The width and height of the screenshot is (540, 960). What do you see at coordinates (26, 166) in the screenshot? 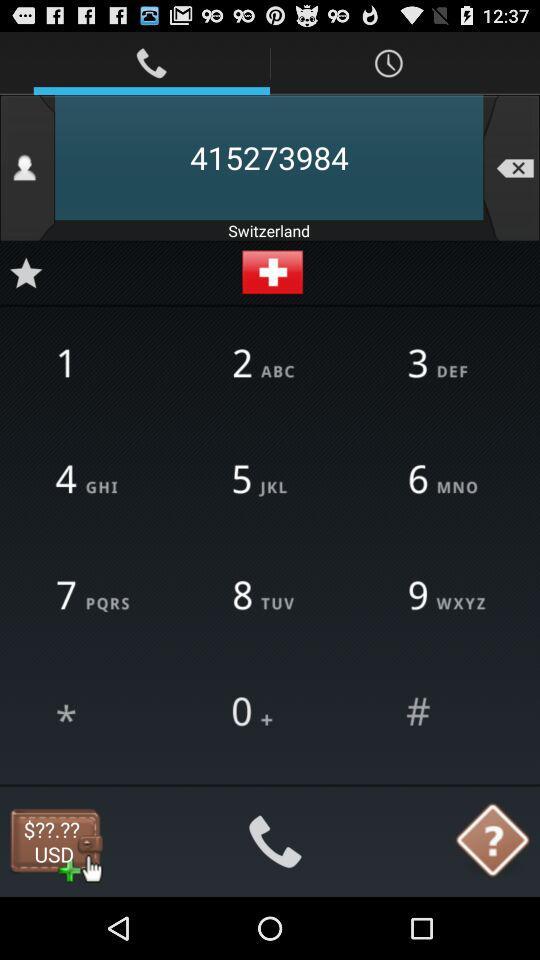
I see `open contacts` at bounding box center [26, 166].